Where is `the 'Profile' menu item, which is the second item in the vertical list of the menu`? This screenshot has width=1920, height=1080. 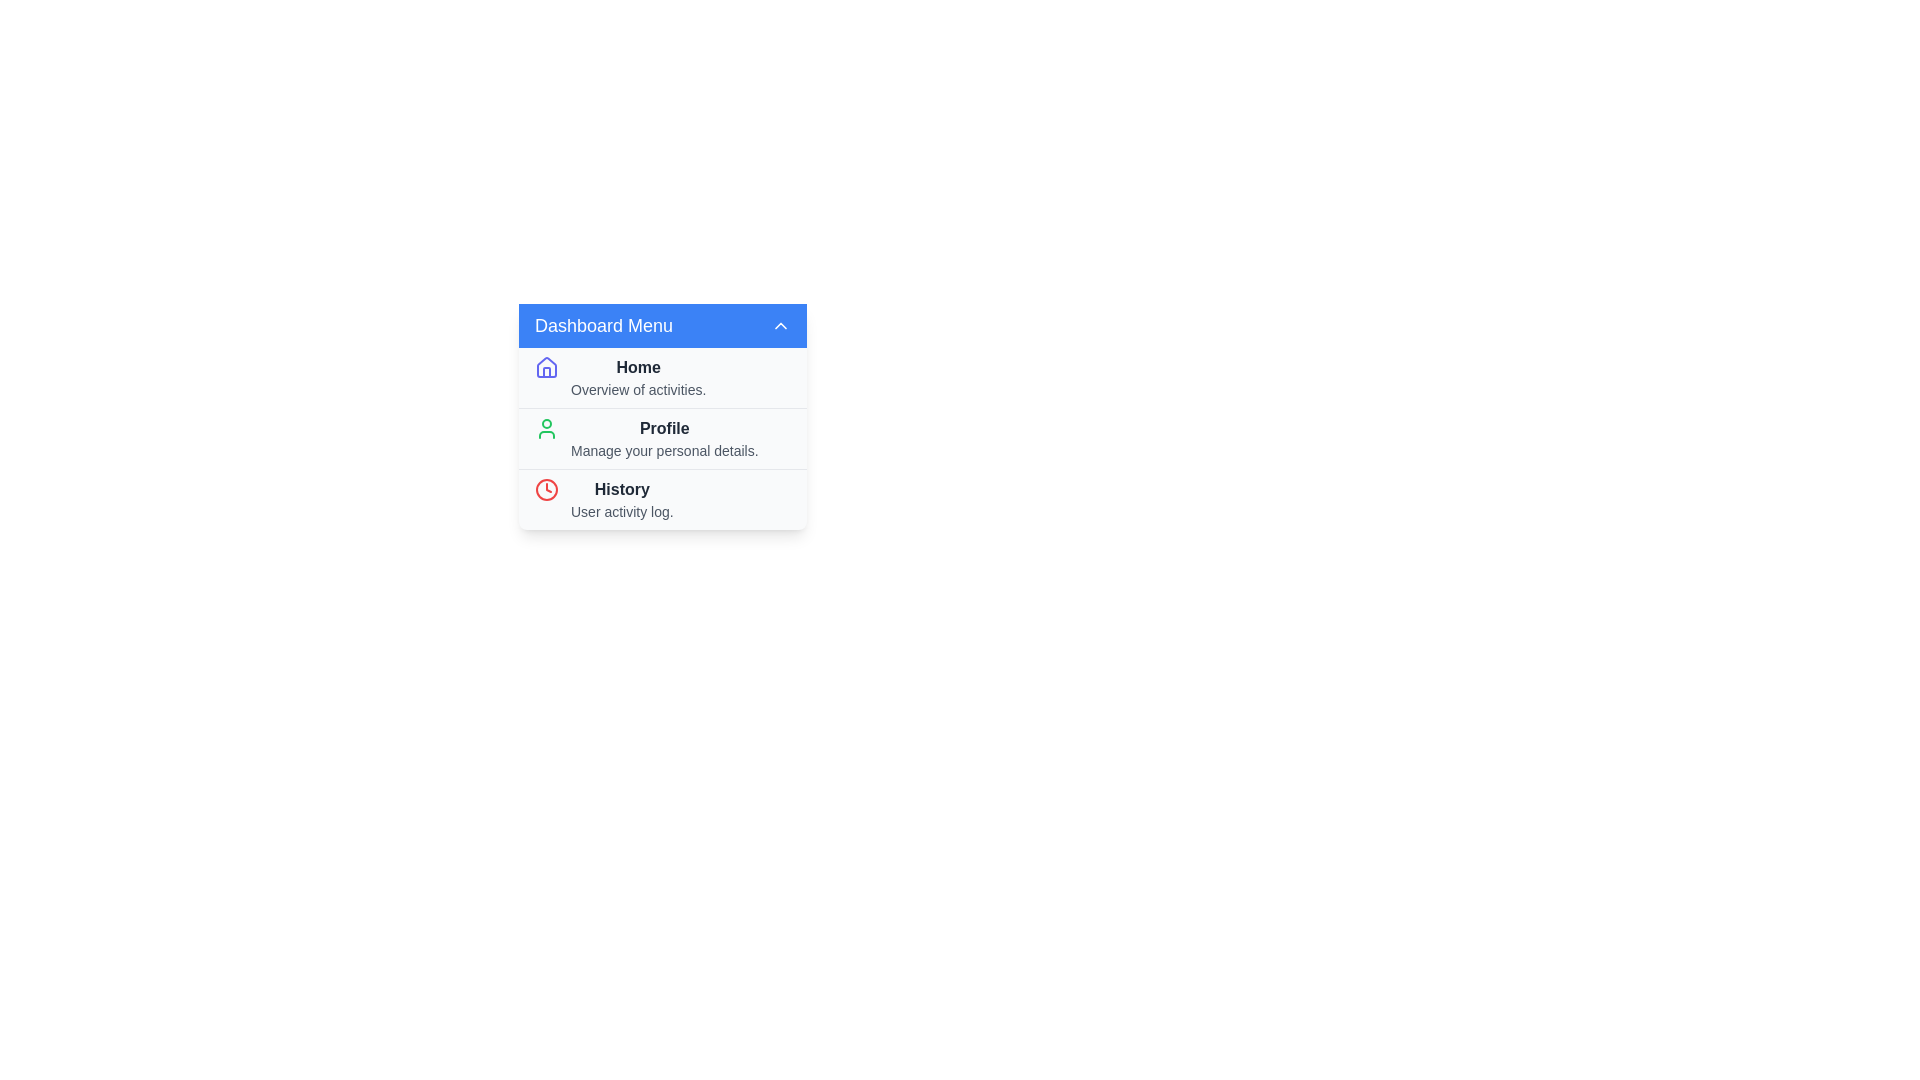
the 'Profile' menu item, which is the second item in the vertical list of the menu is located at coordinates (664, 438).